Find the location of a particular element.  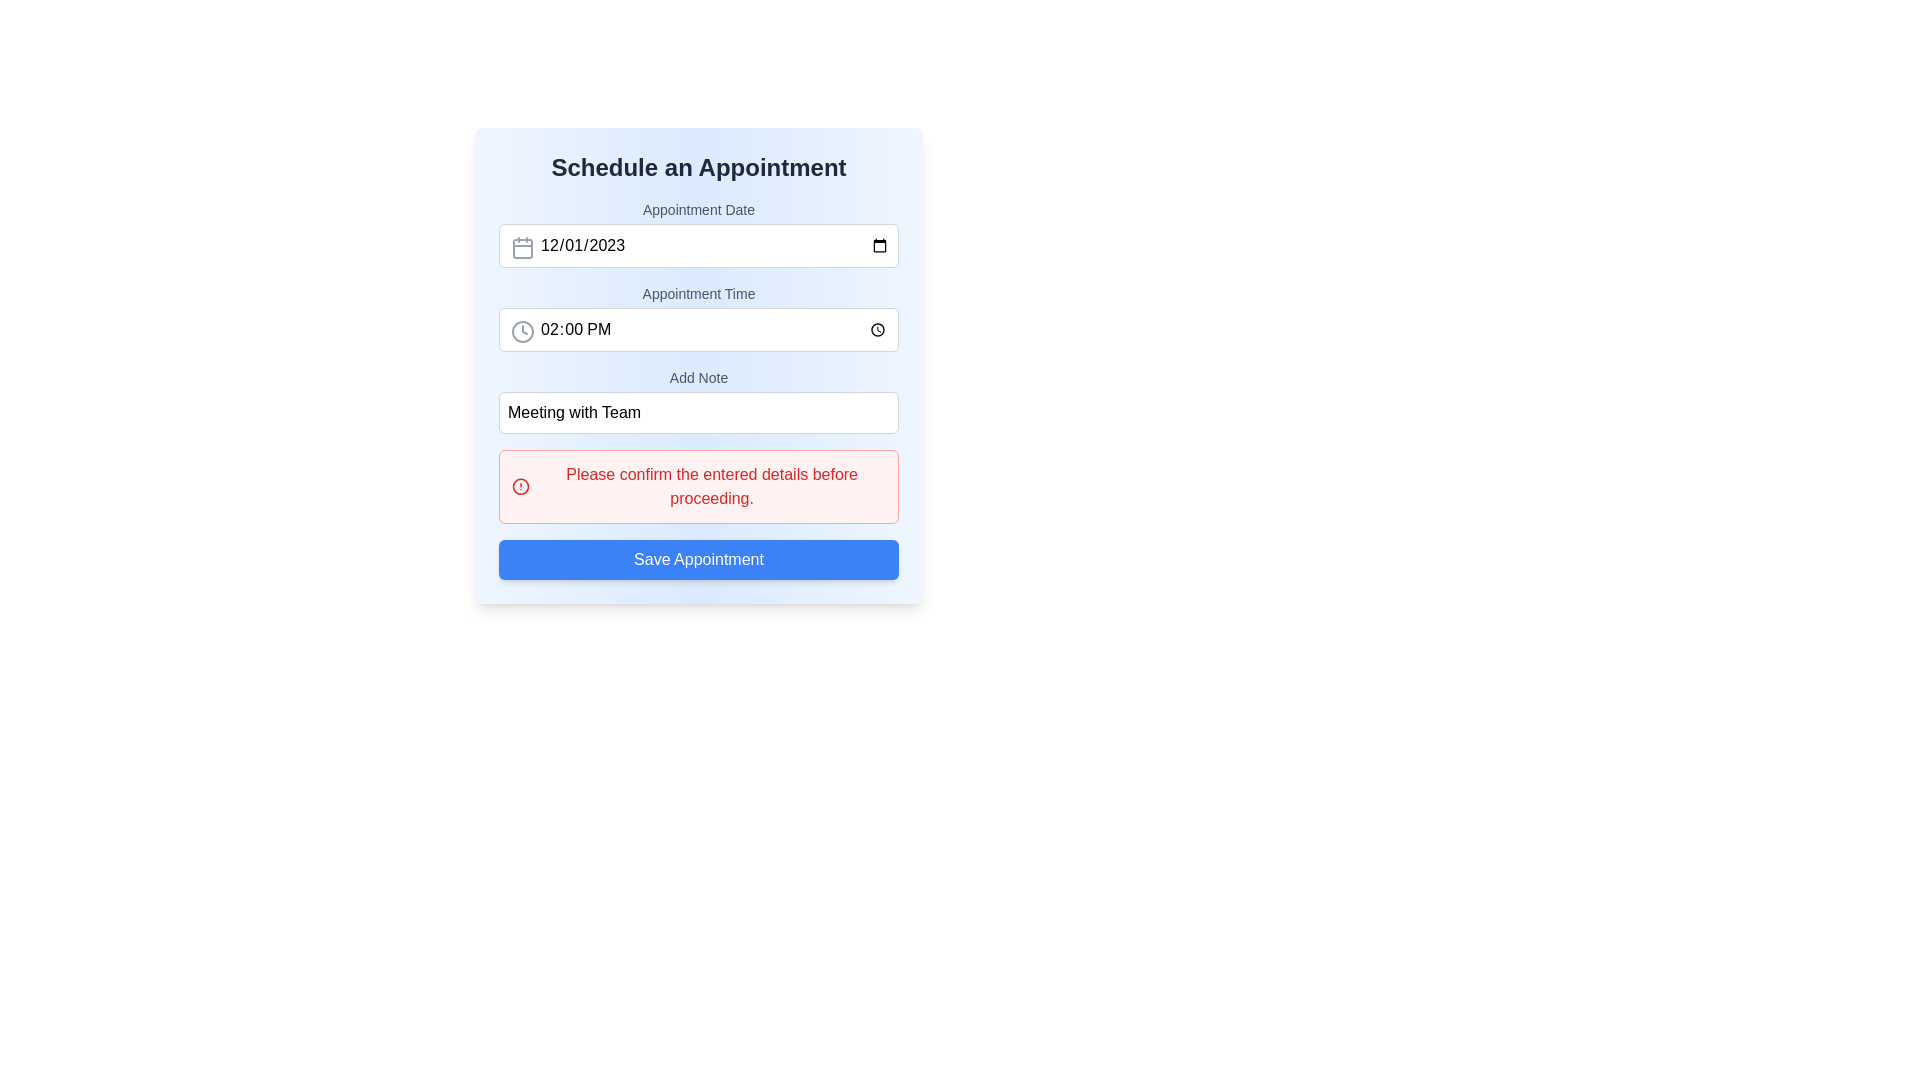

the Notification alert box that prompts the user to review entered details before proceeding with the current operation, located below the 'Add Note' input field and above the 'Save Appointment' button is located at coordinates (699, 486).